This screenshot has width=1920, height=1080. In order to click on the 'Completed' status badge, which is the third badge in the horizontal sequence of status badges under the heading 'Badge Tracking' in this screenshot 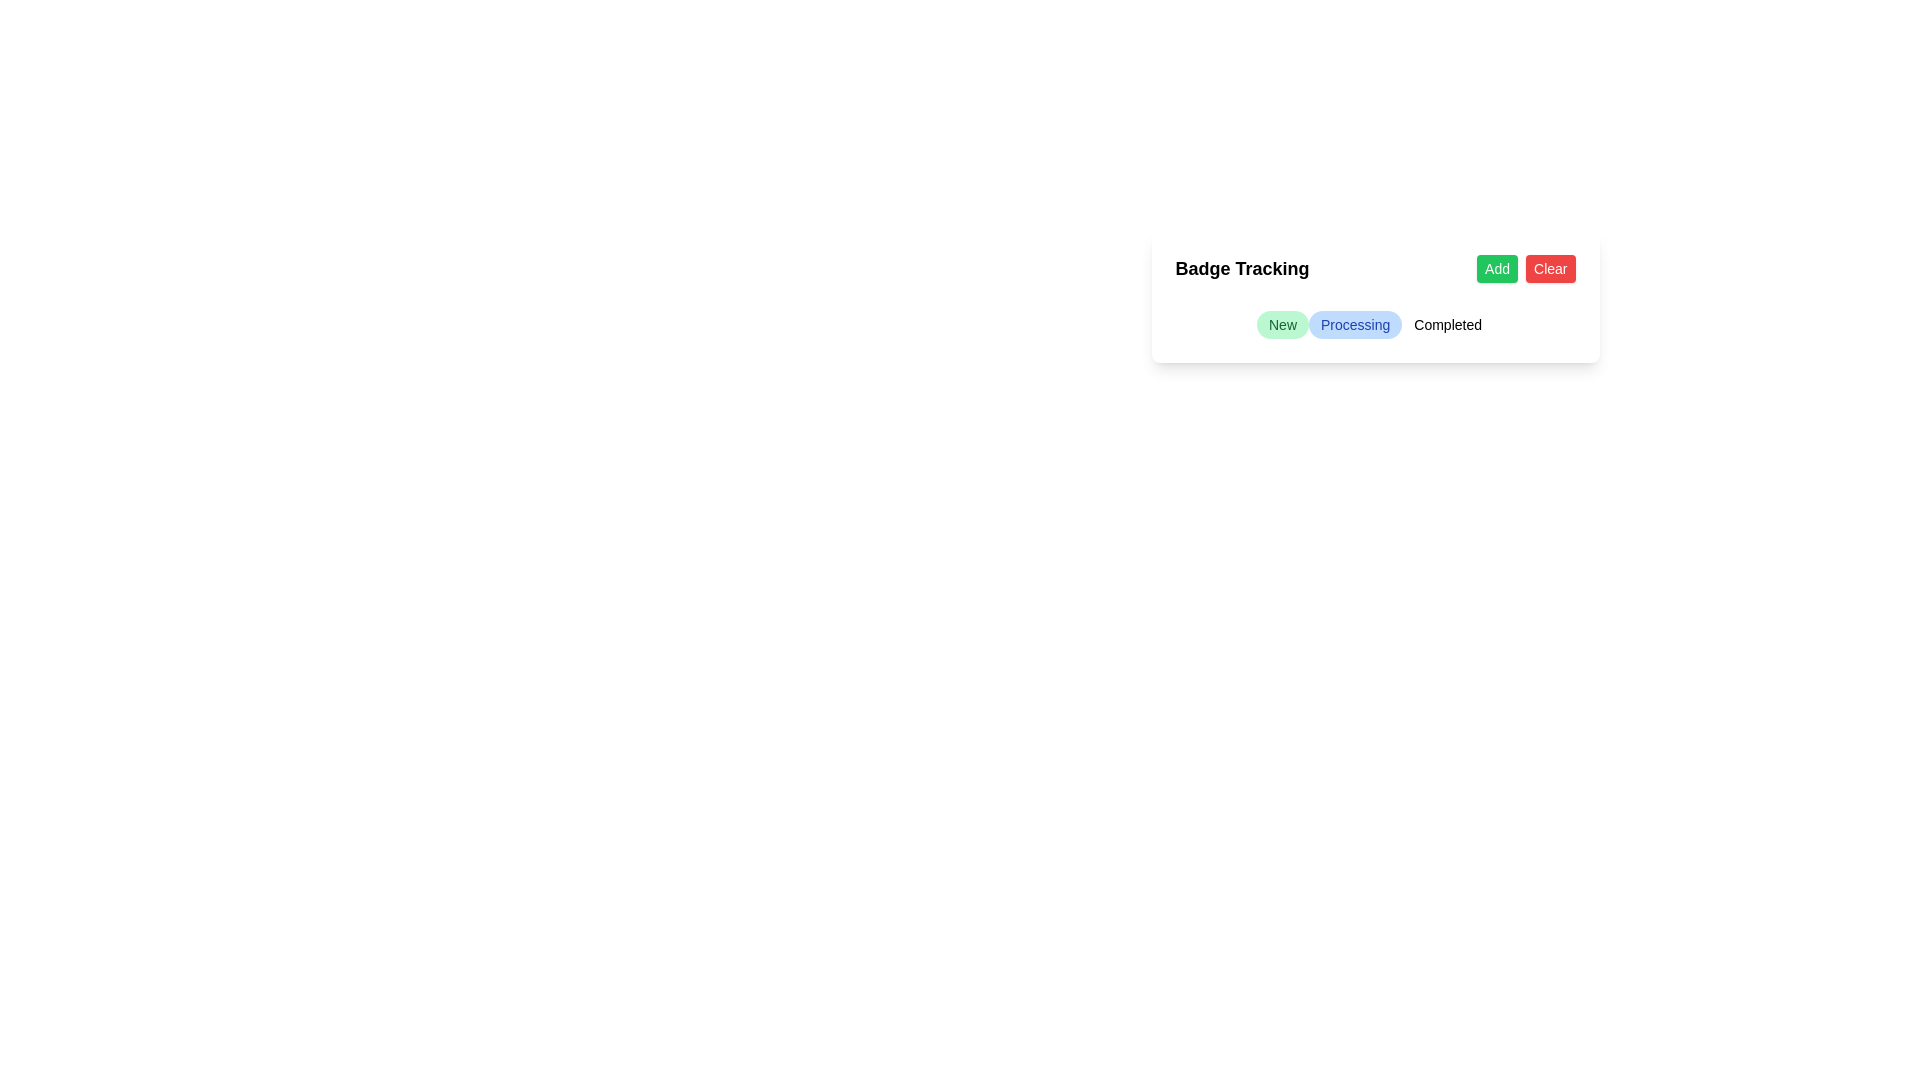, I will do `click(1448, 323)`.